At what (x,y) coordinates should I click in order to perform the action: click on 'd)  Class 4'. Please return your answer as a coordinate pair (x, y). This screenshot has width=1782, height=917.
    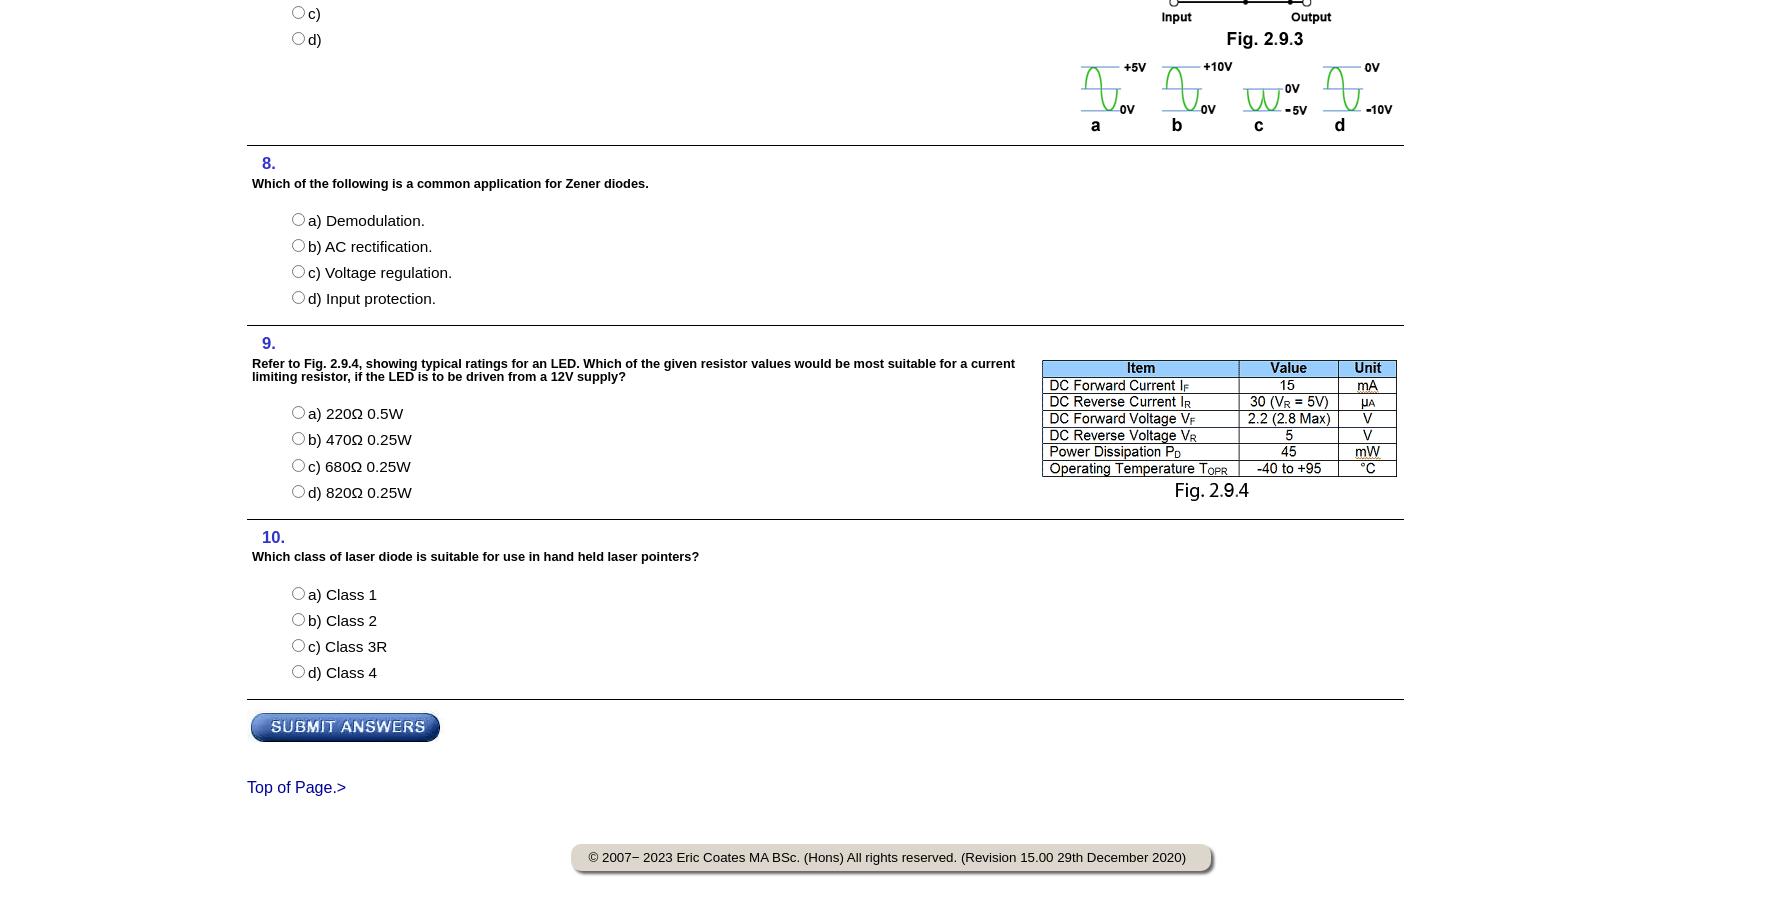
    Looking at the image, I should click on (306, 672).